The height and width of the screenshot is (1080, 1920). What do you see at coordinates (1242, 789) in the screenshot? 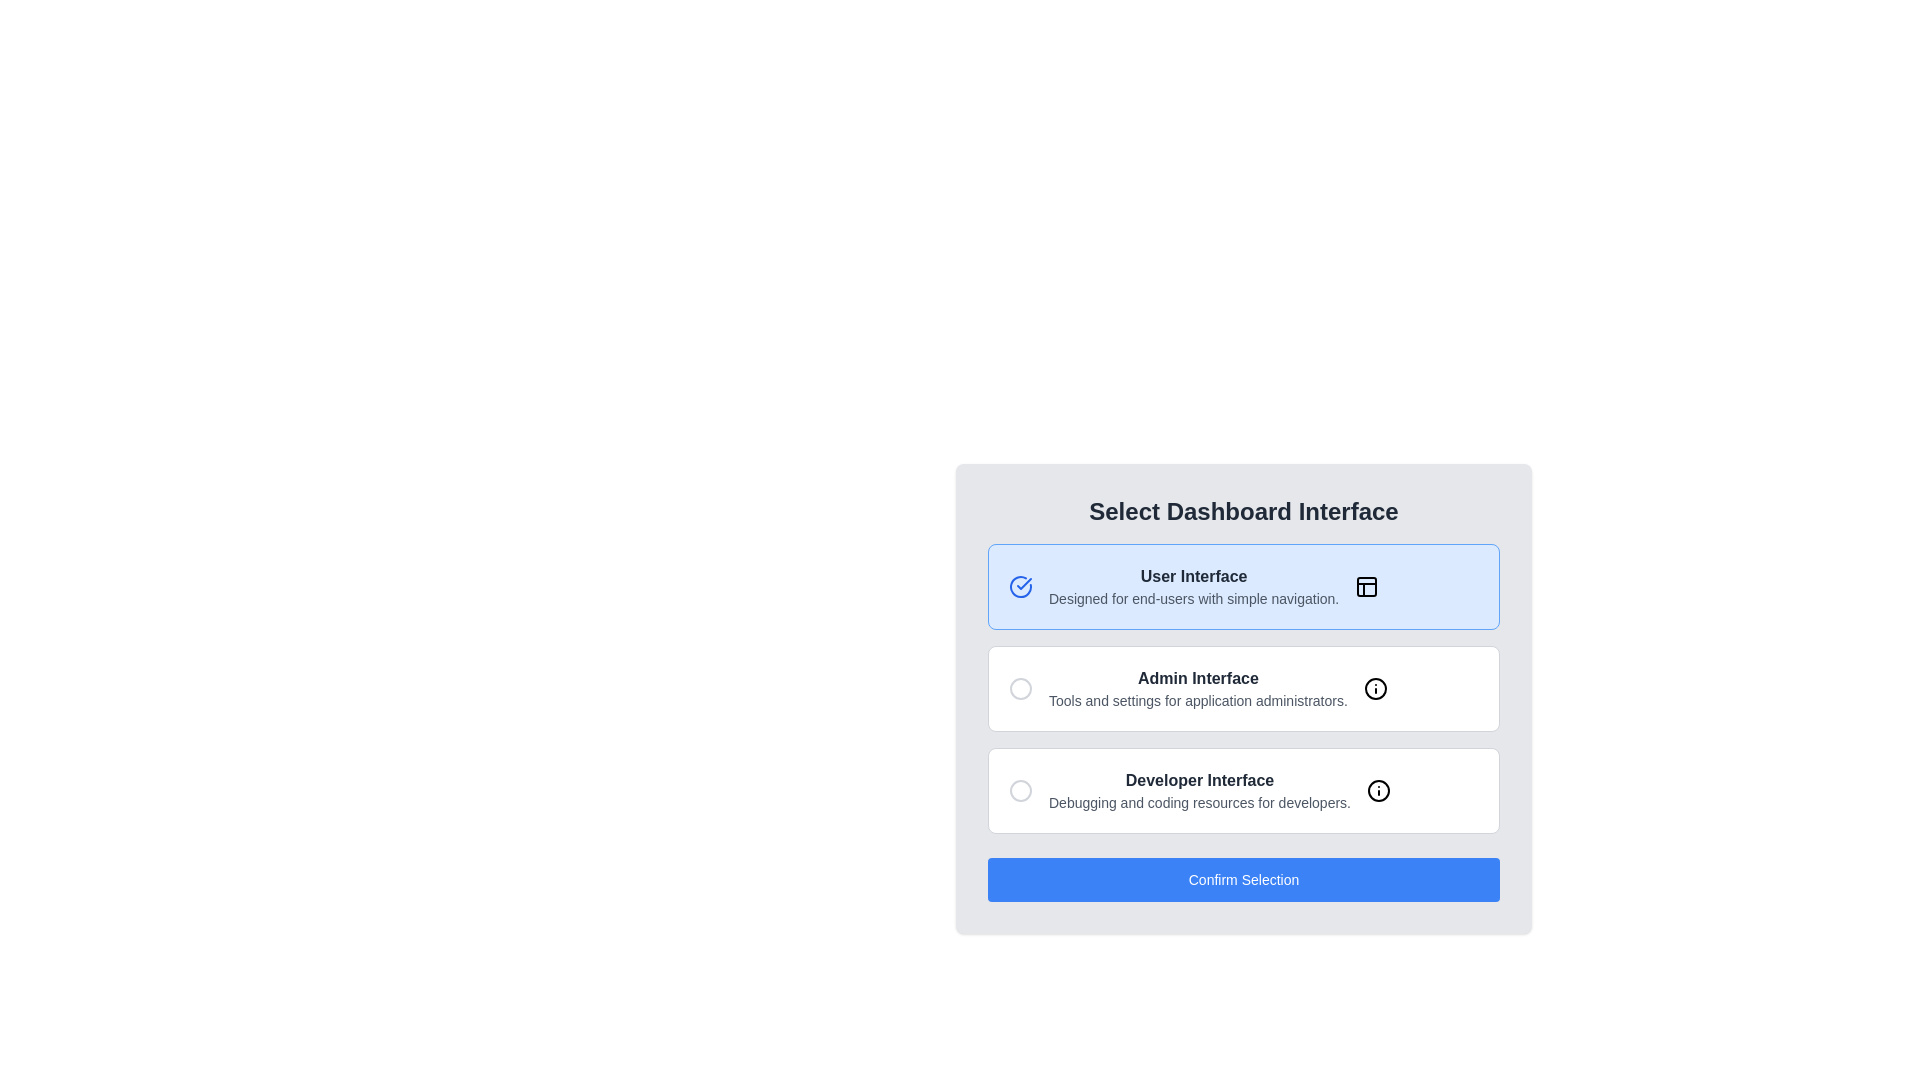
I see `the List item with a radio button for 'Developer Interface'` at bounding box center [1242, 789].